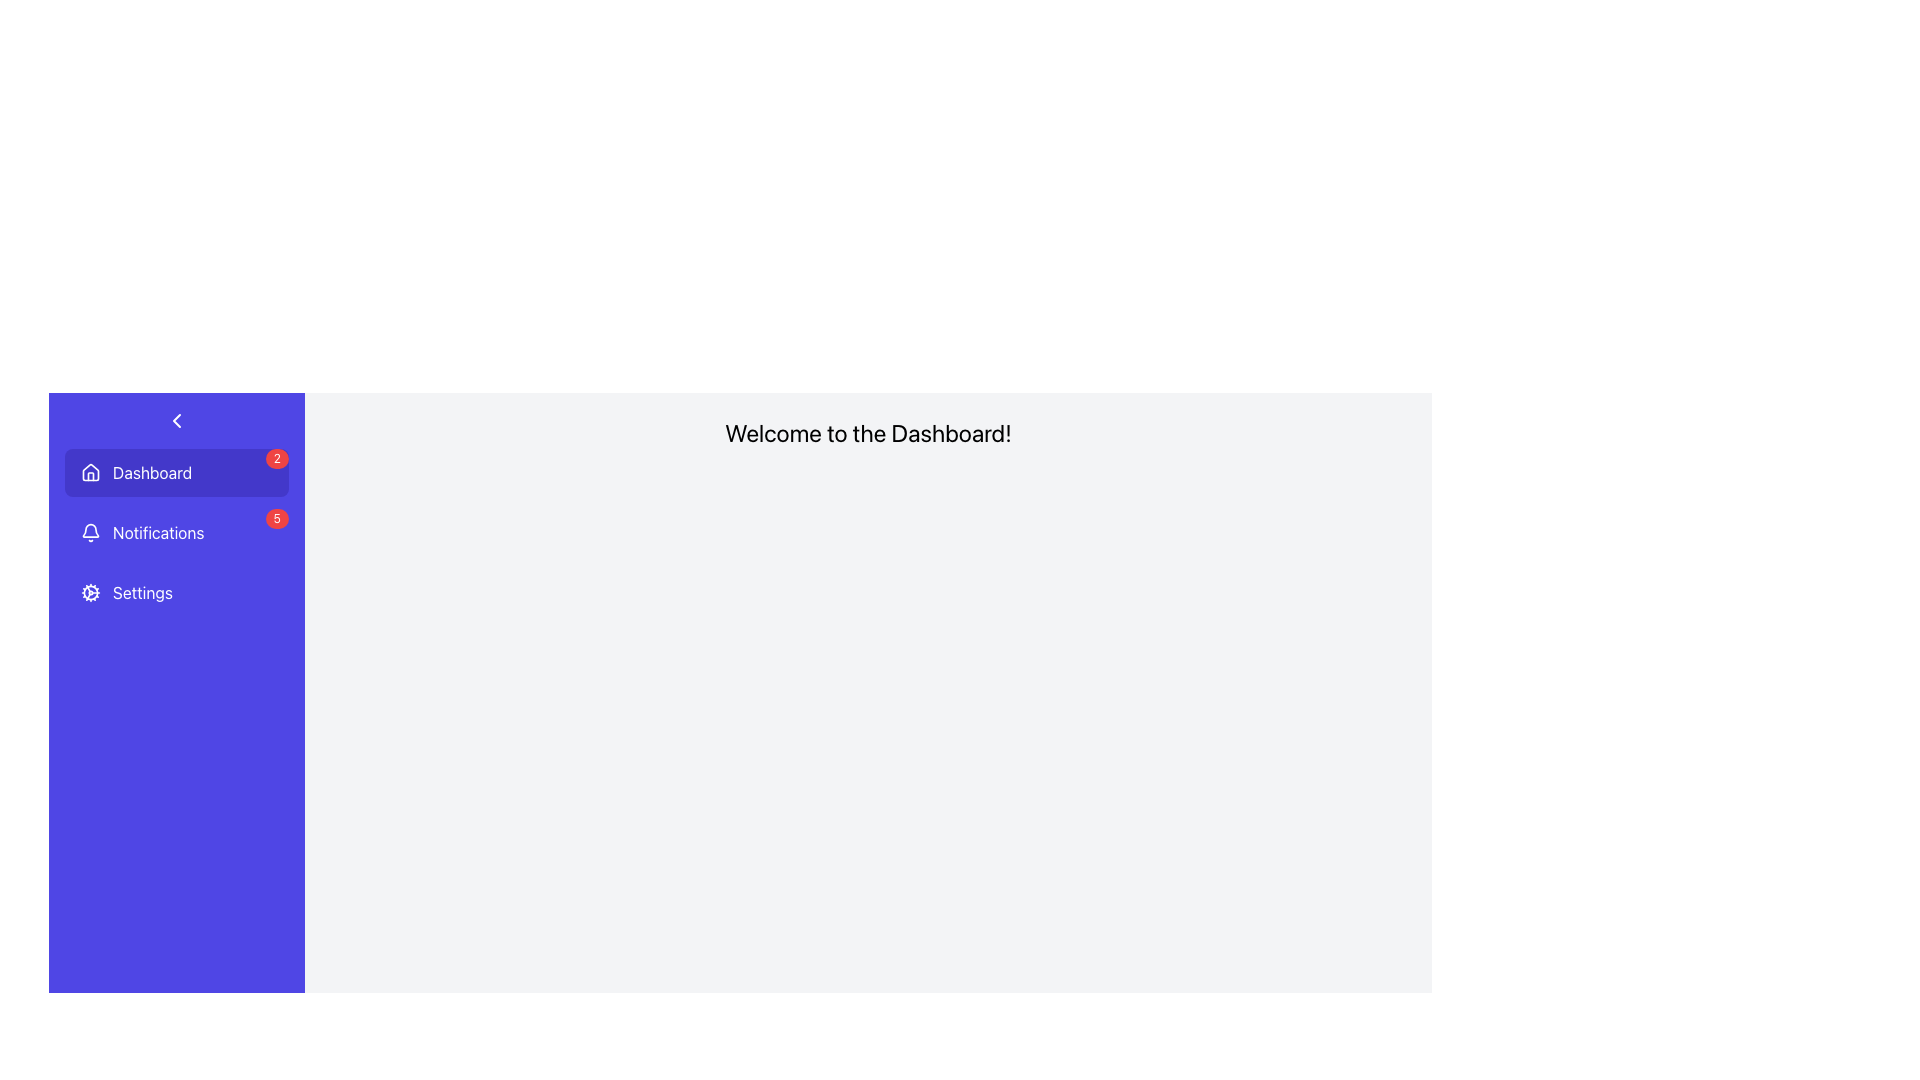 The width and height of the screenshot is (1920, 1080). What do you see at coordinates (177, 473) in the screenshot?
I see `the first Navigation Item in the vertical menu list on the left side of the interface` at bounding box center [177, 473].